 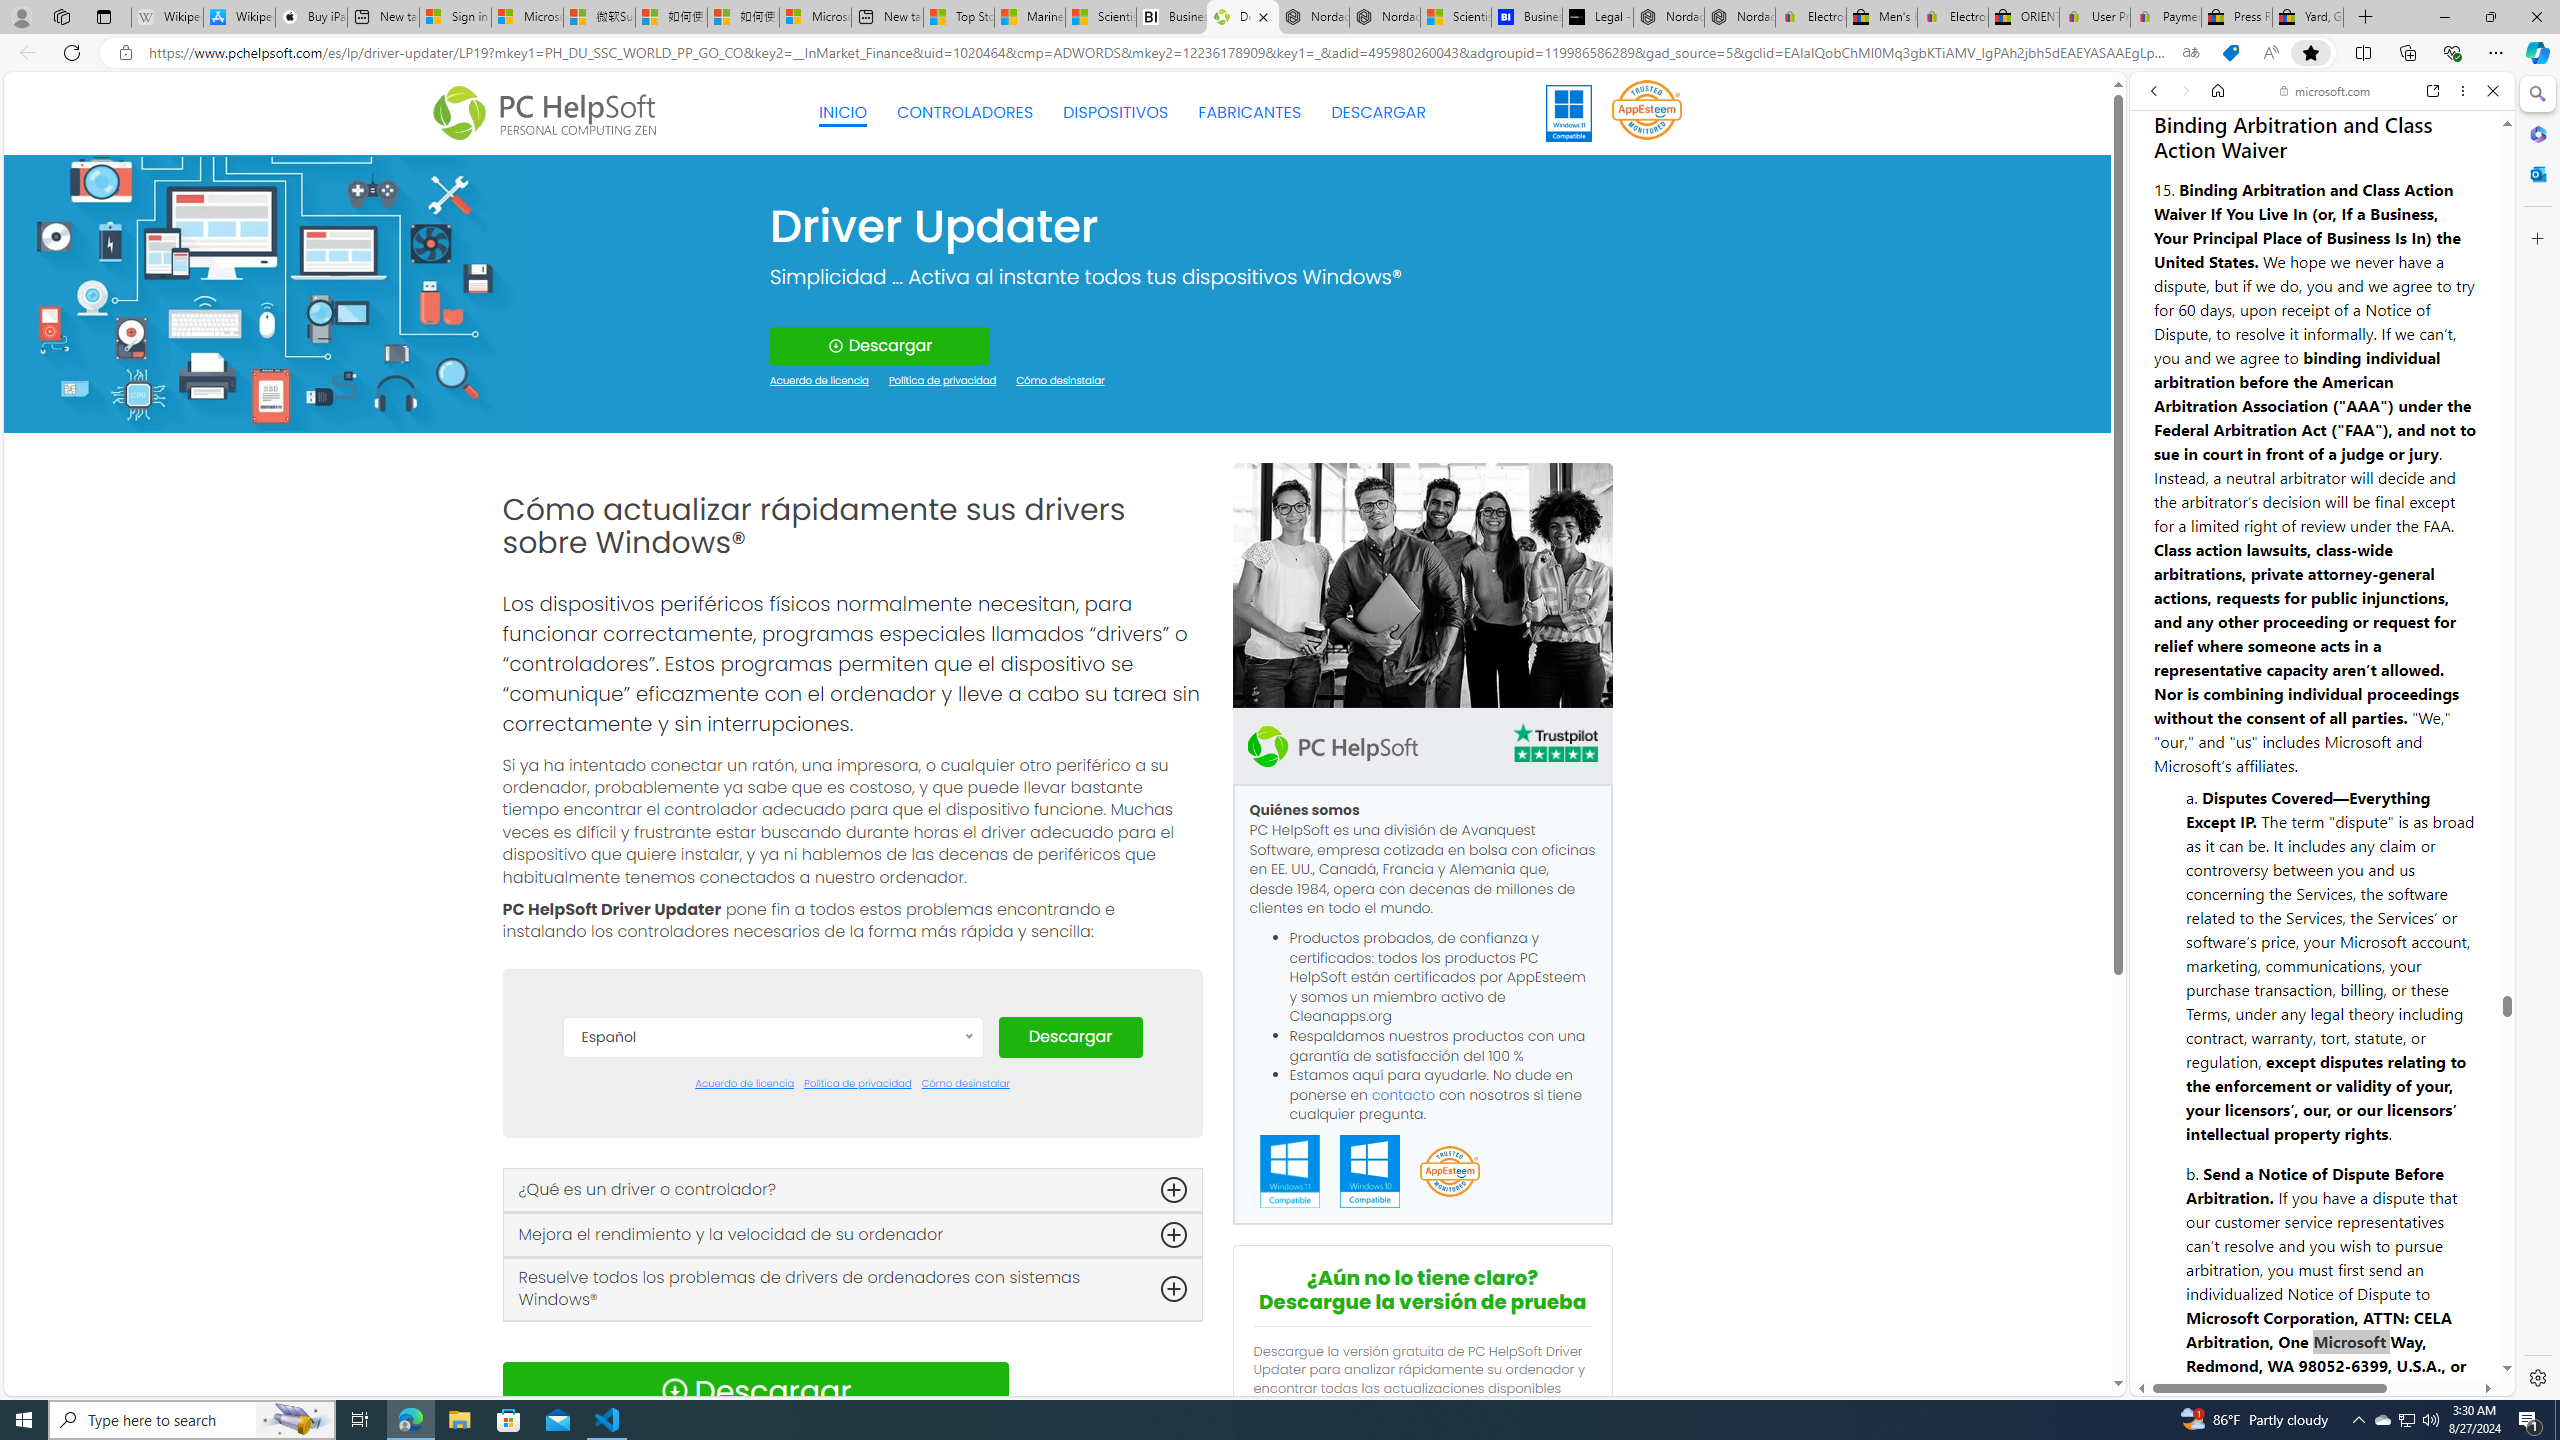 I want to click on 'INICIO', so click(x=843, y=112).